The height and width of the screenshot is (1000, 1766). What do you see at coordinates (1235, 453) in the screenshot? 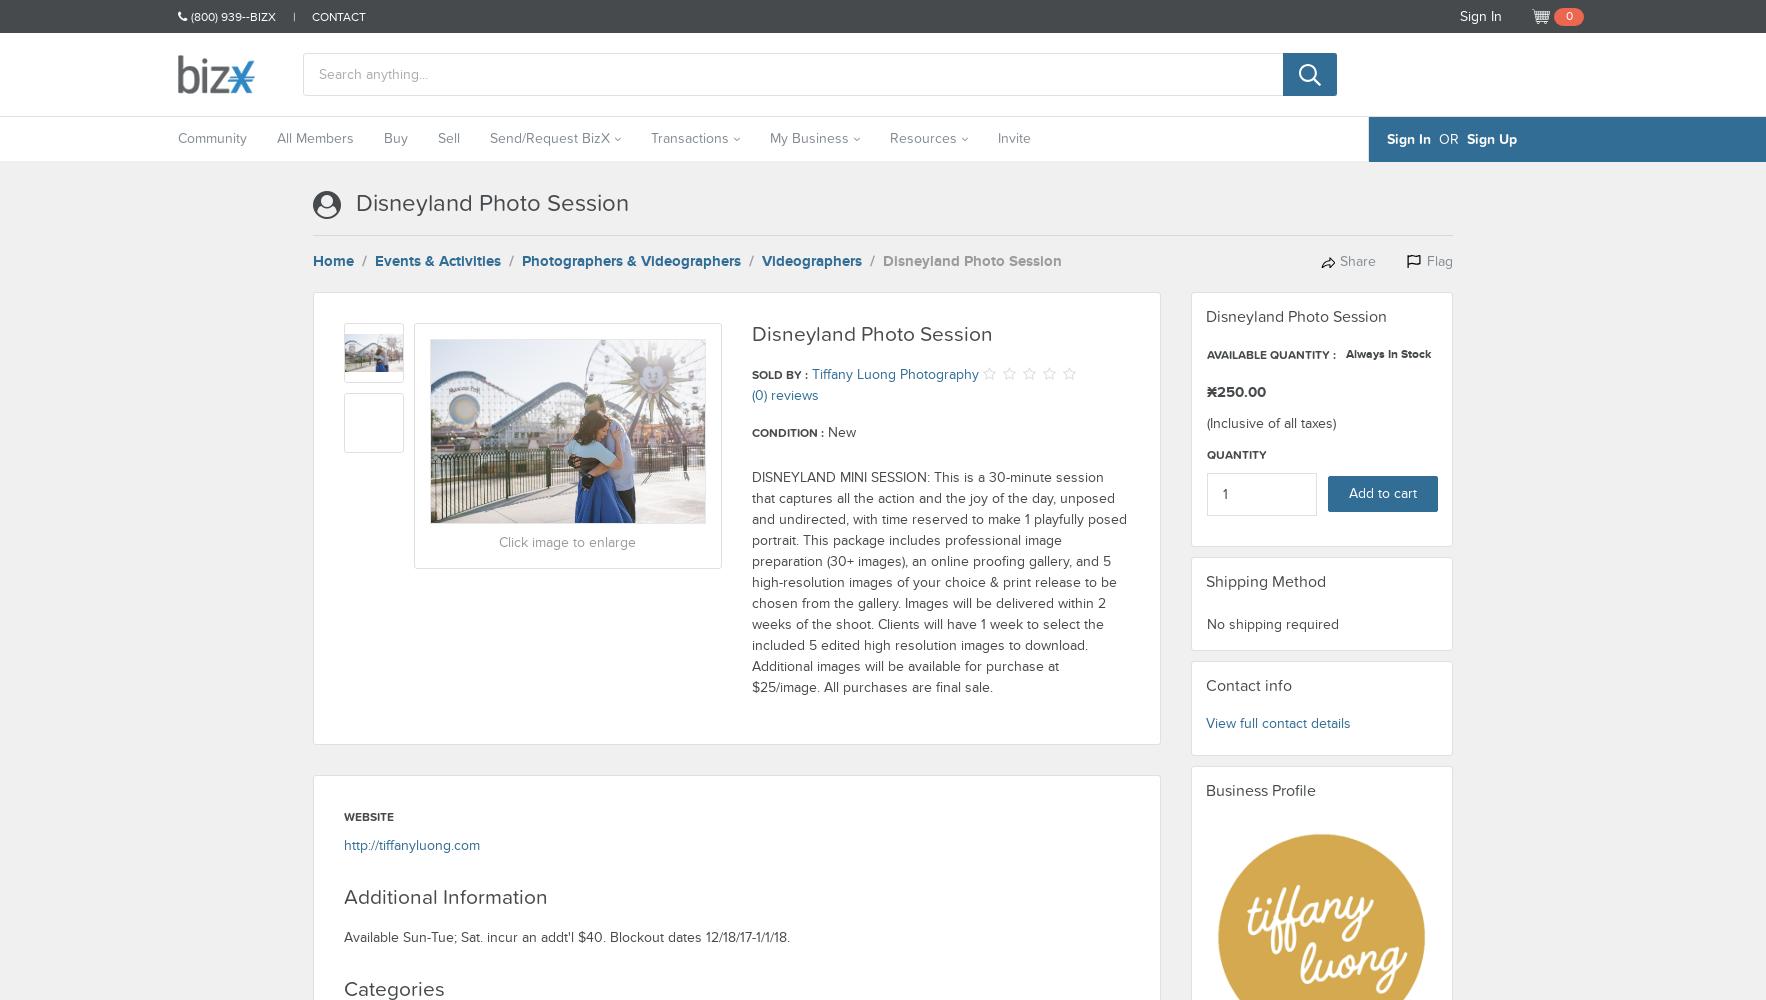
I see `'Quantity'` at bounding box center [1235, 453].